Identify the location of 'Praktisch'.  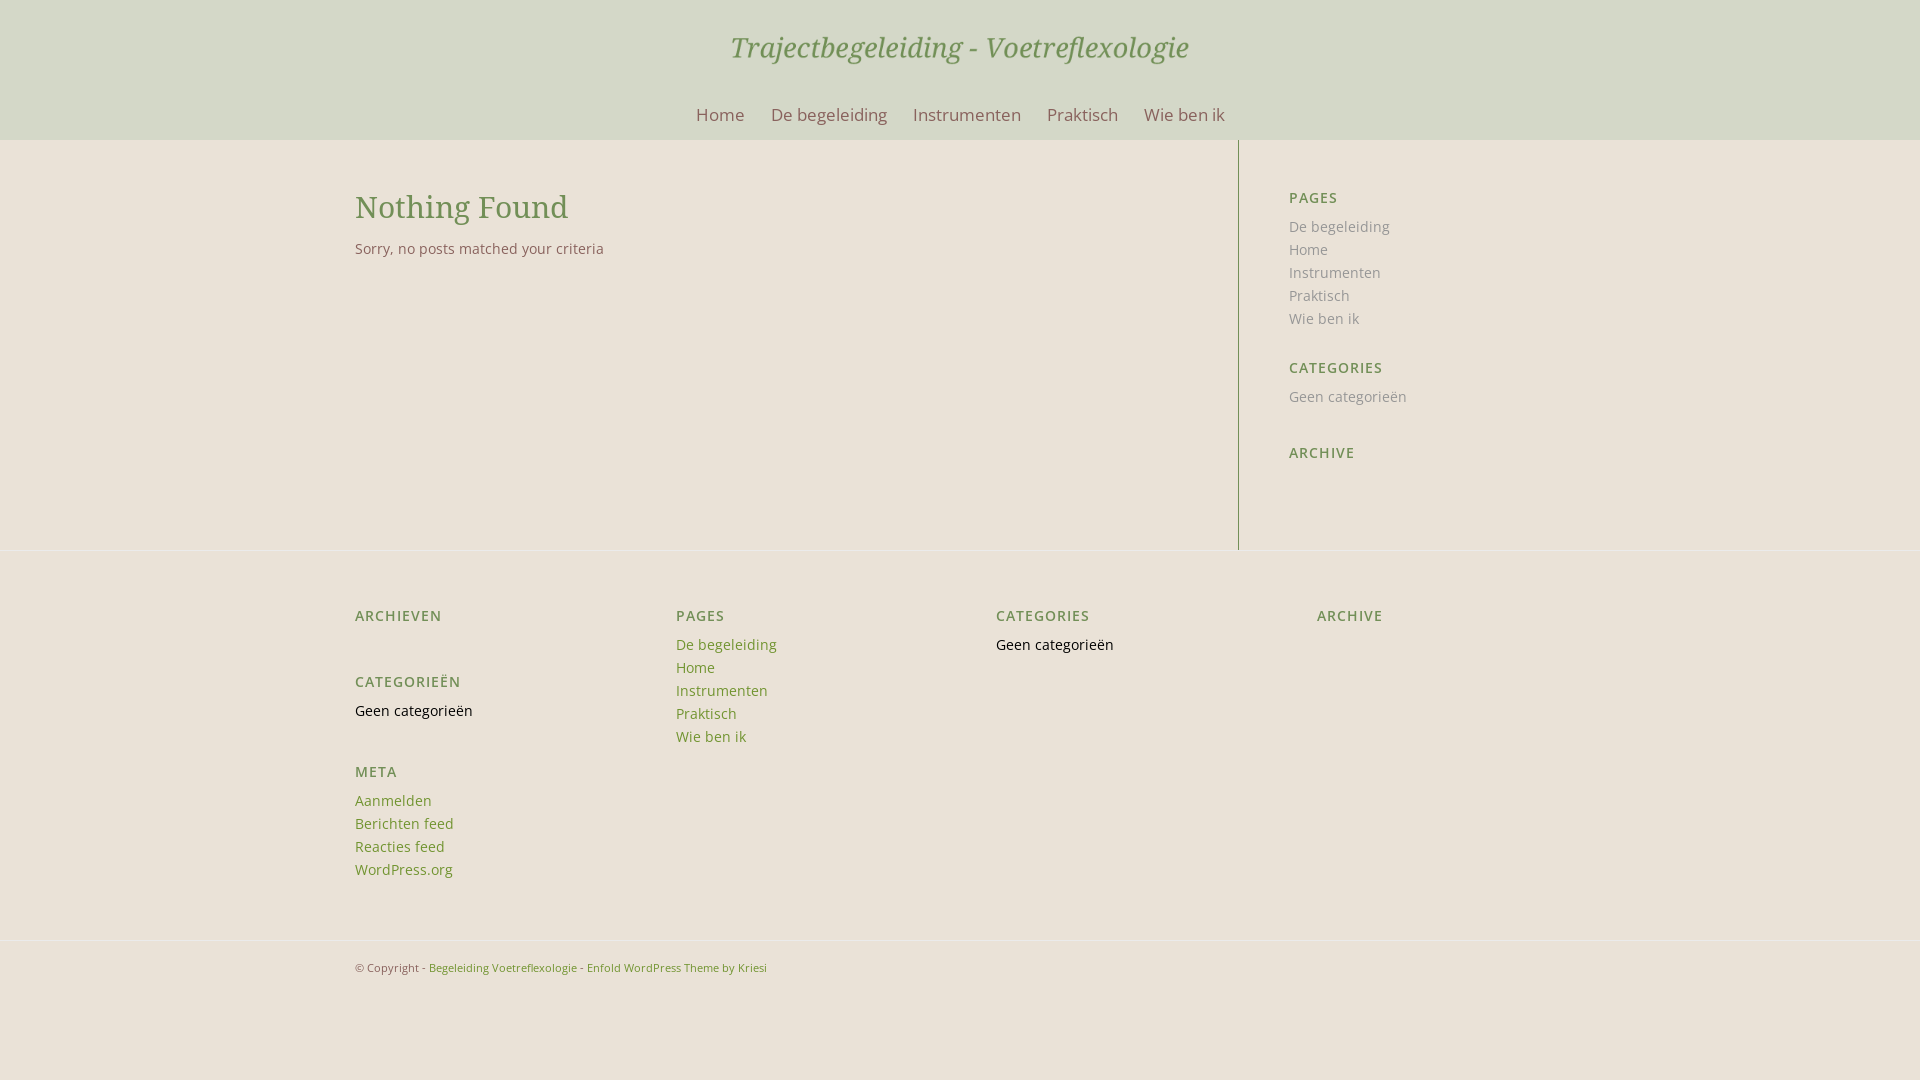
(1081, 115).